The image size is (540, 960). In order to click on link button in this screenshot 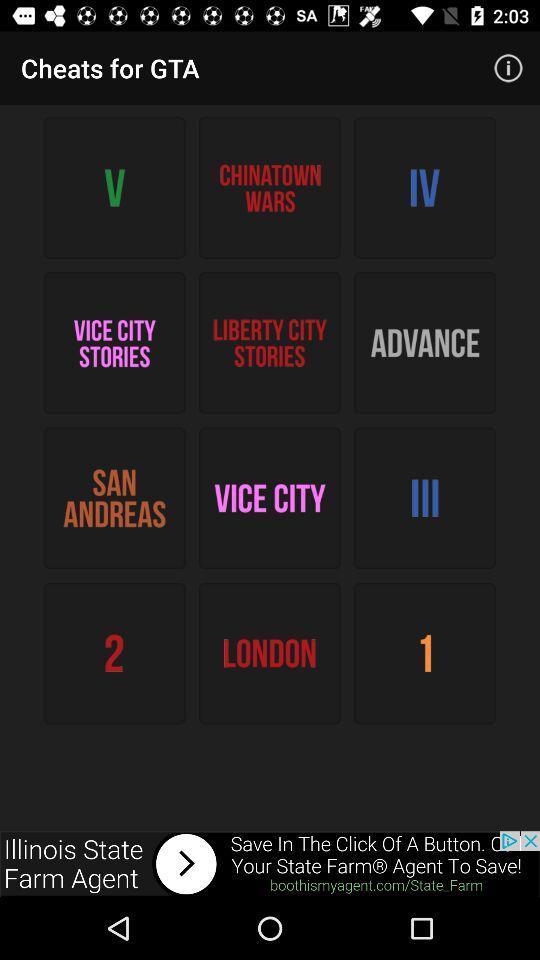, I will do `click(270, 863)`.